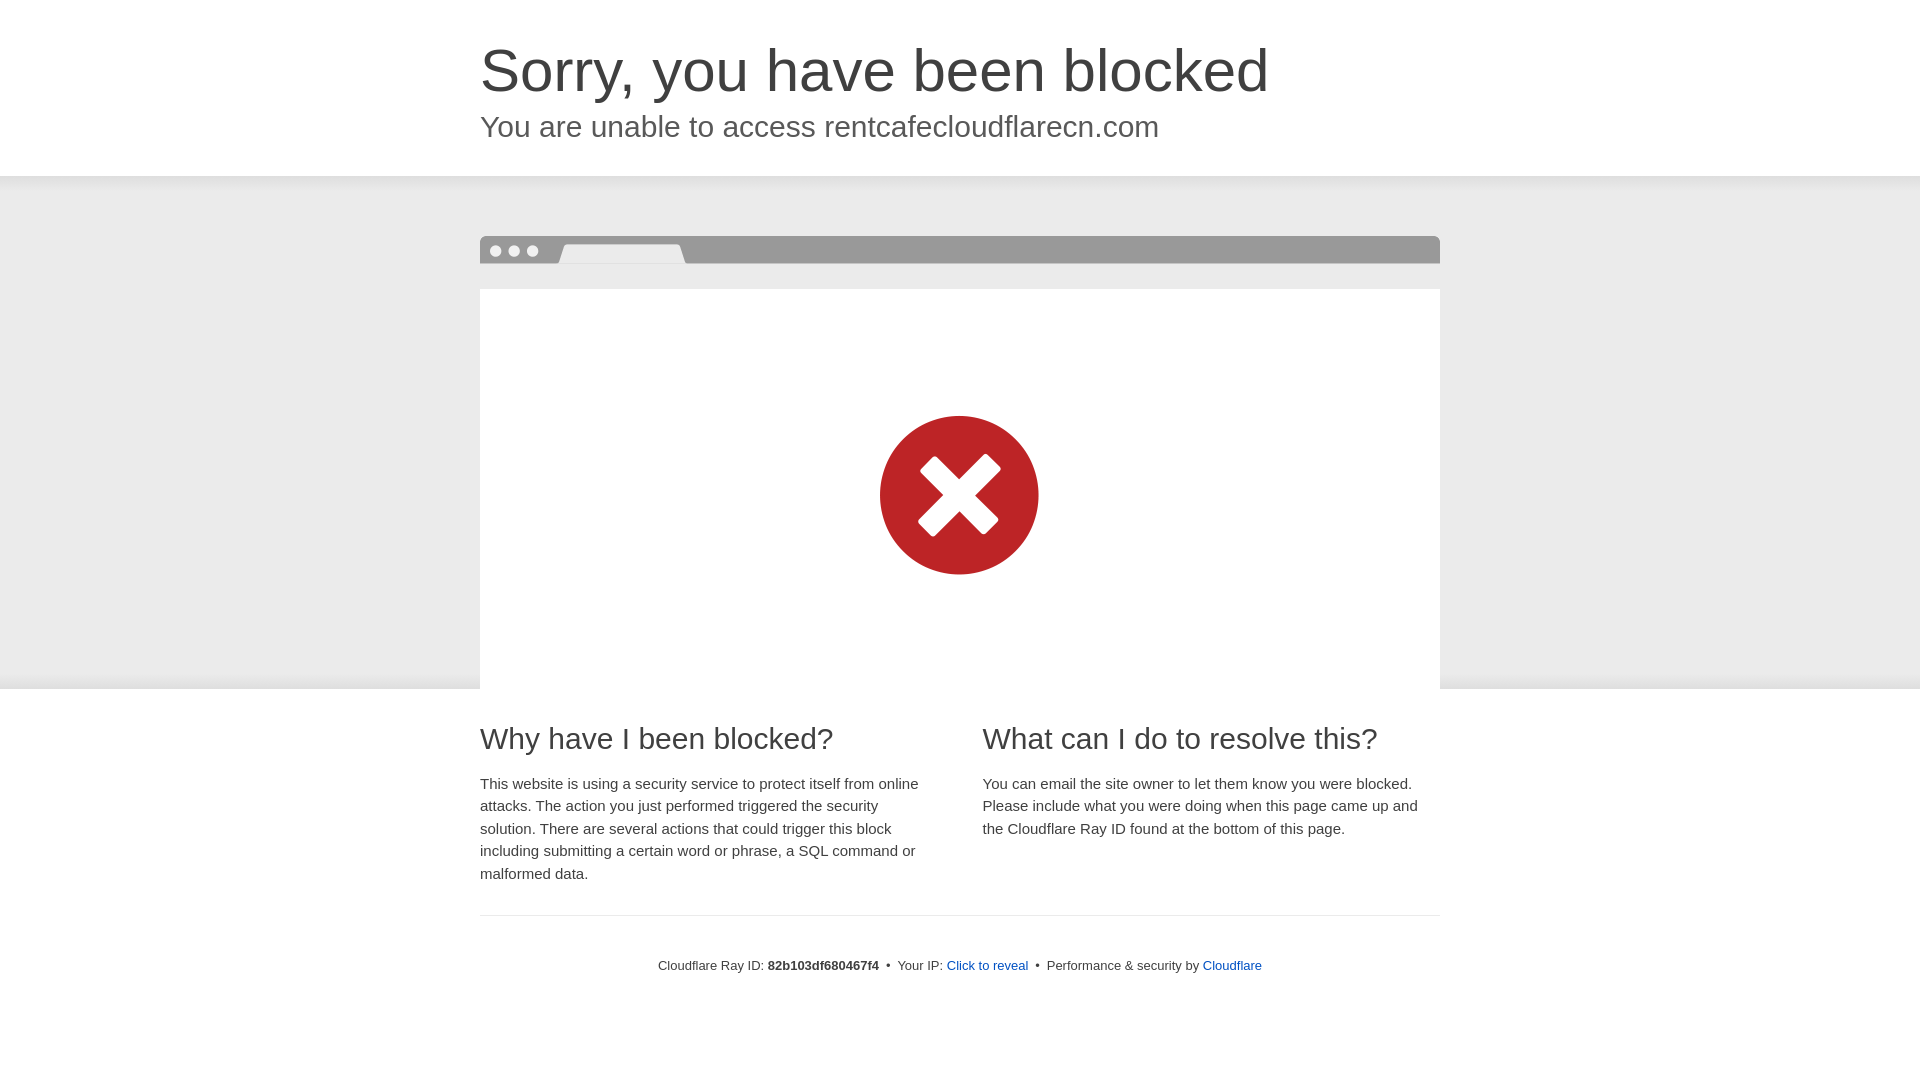  What do you see at coordinates (945, 964) in the screenshot?
I see `'Click to reveal'` at bounding box center [945, 964].